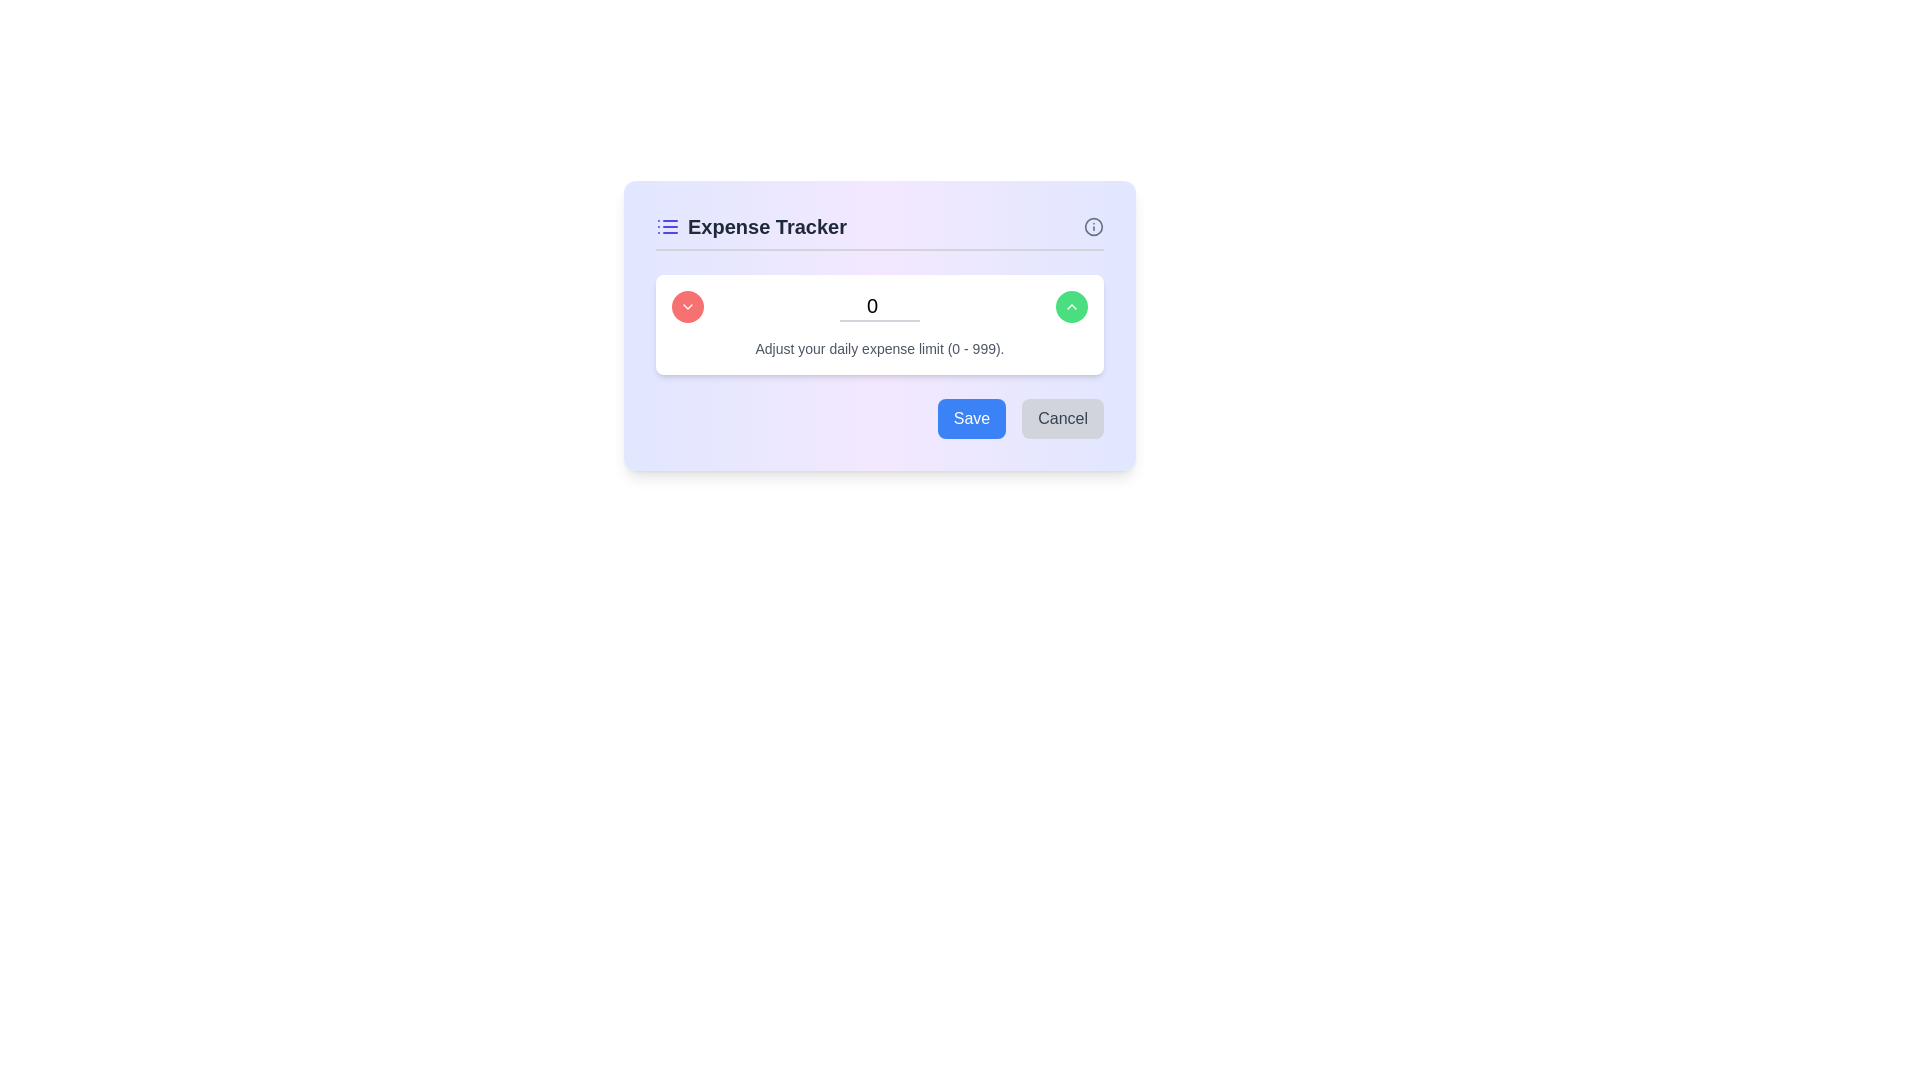 The width and height of the screenshot is (1920, 1080). What do you see at coordinates (1093, 226) in the screenshot?
I see `the Circle icon component located in the top-right corner of the card, which is part of a graphical interface element` at bounding box center [1093, 226].